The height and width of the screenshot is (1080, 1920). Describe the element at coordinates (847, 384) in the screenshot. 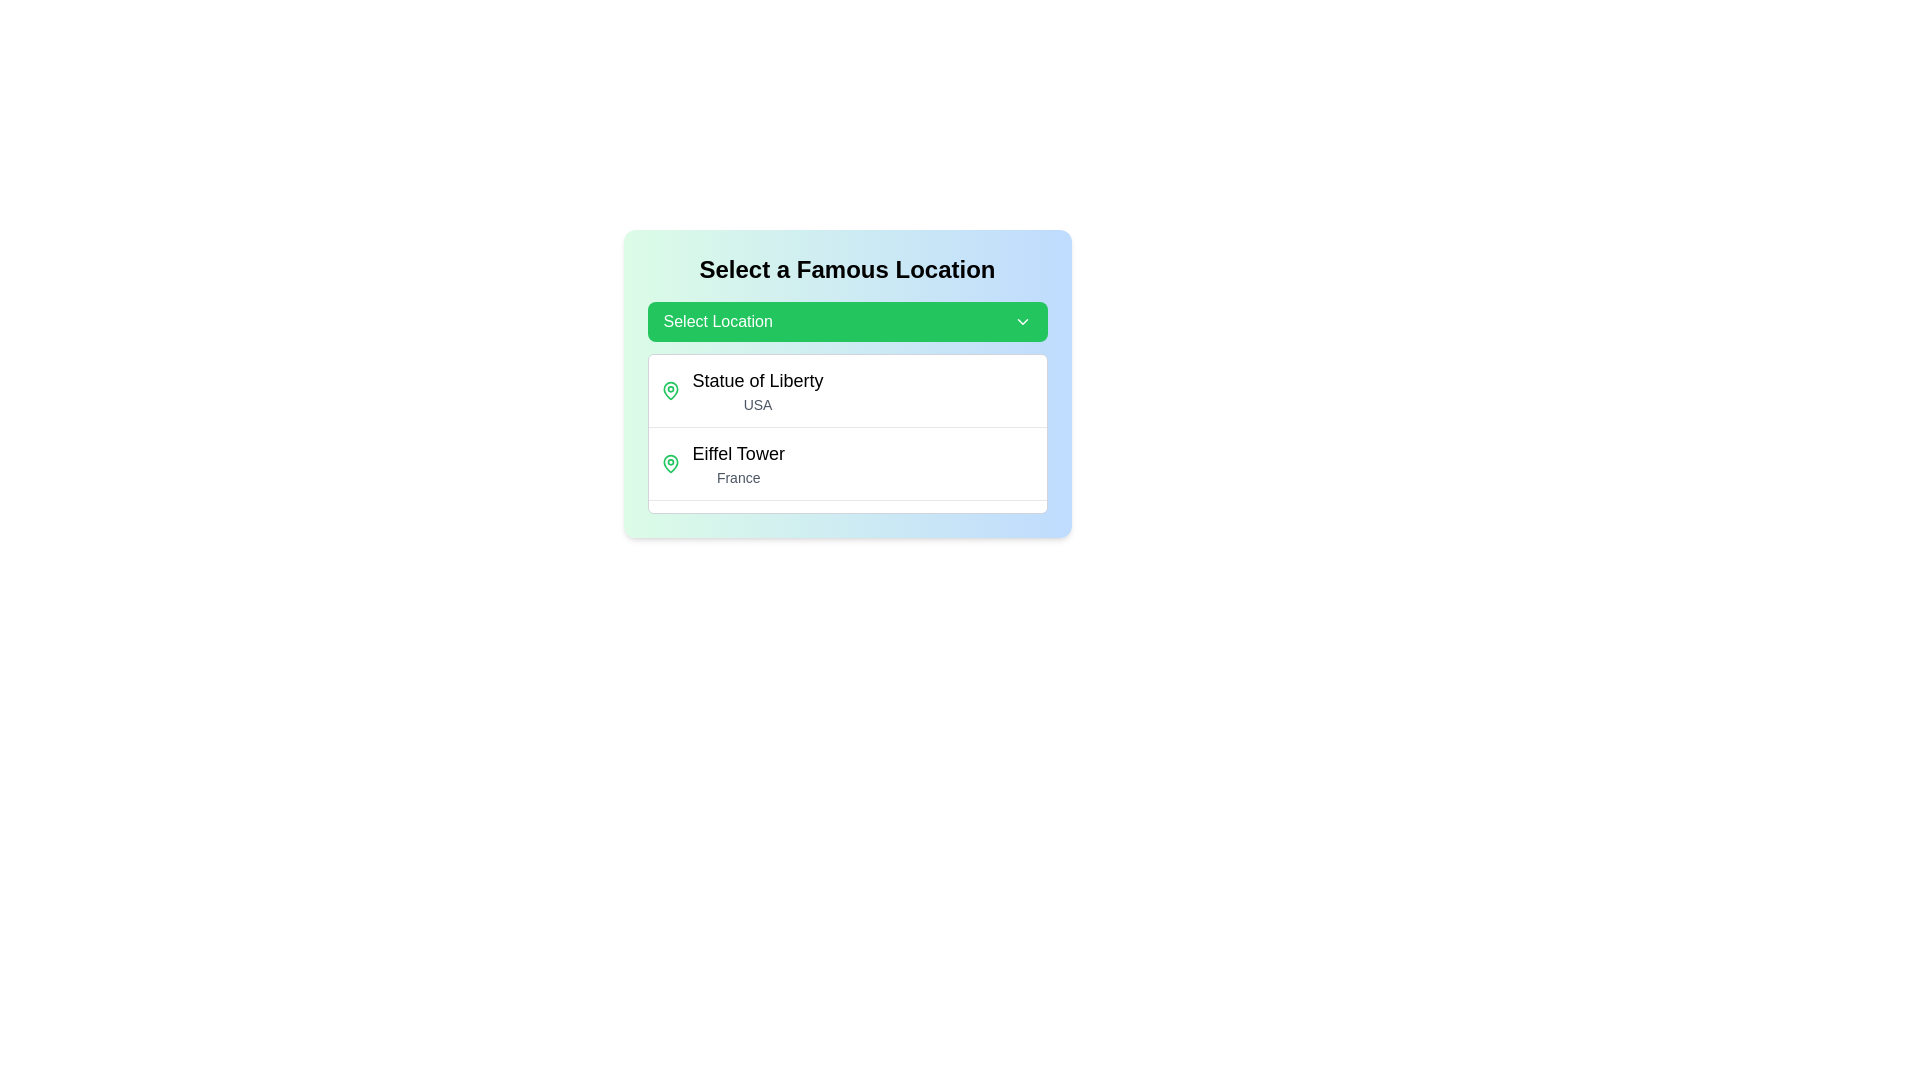

I see `the 'Statue of Liberty' item in the dropdown menu located under the 'Select Location' button` at that location.